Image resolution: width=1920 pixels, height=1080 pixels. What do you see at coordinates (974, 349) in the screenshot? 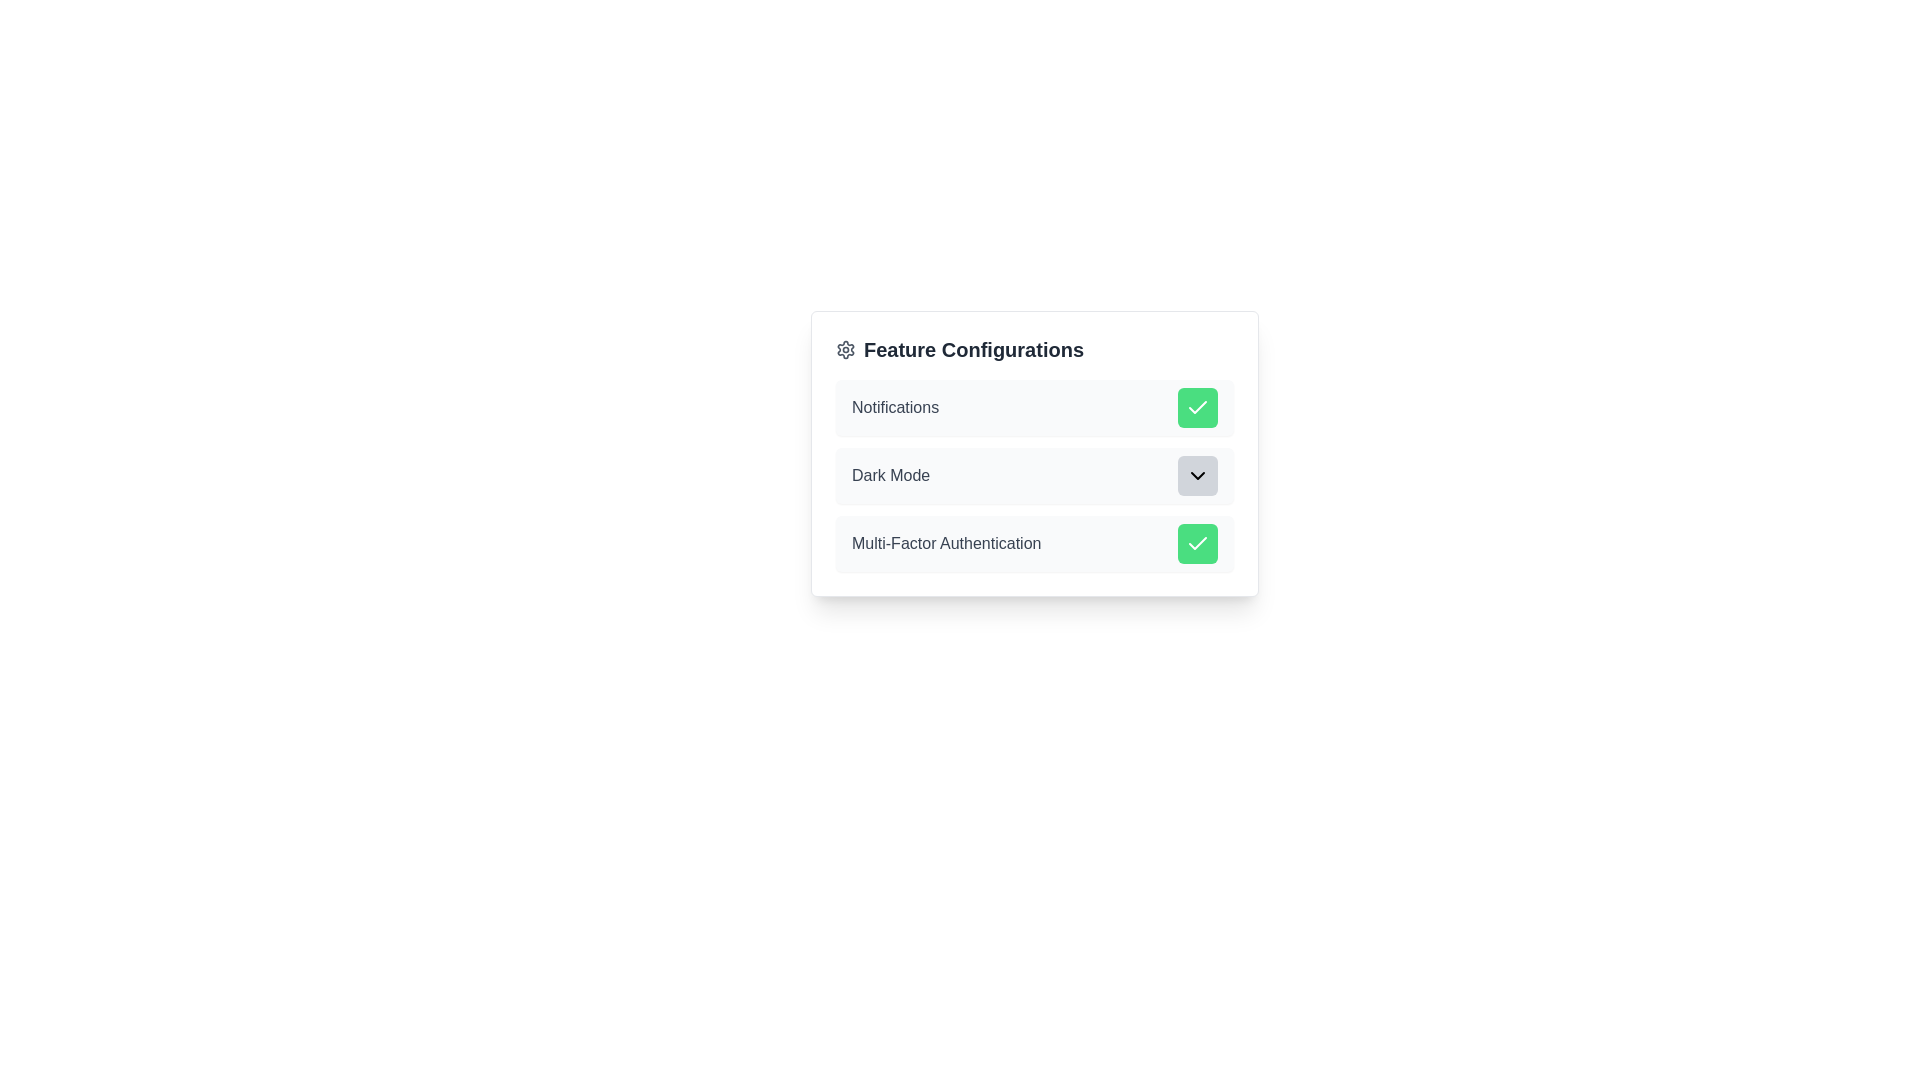
I see `the Text label that serves as the title for the adjacent features list, positioned next to the cogwheel icon at the top of the interface` at bounding box center [974, 349].